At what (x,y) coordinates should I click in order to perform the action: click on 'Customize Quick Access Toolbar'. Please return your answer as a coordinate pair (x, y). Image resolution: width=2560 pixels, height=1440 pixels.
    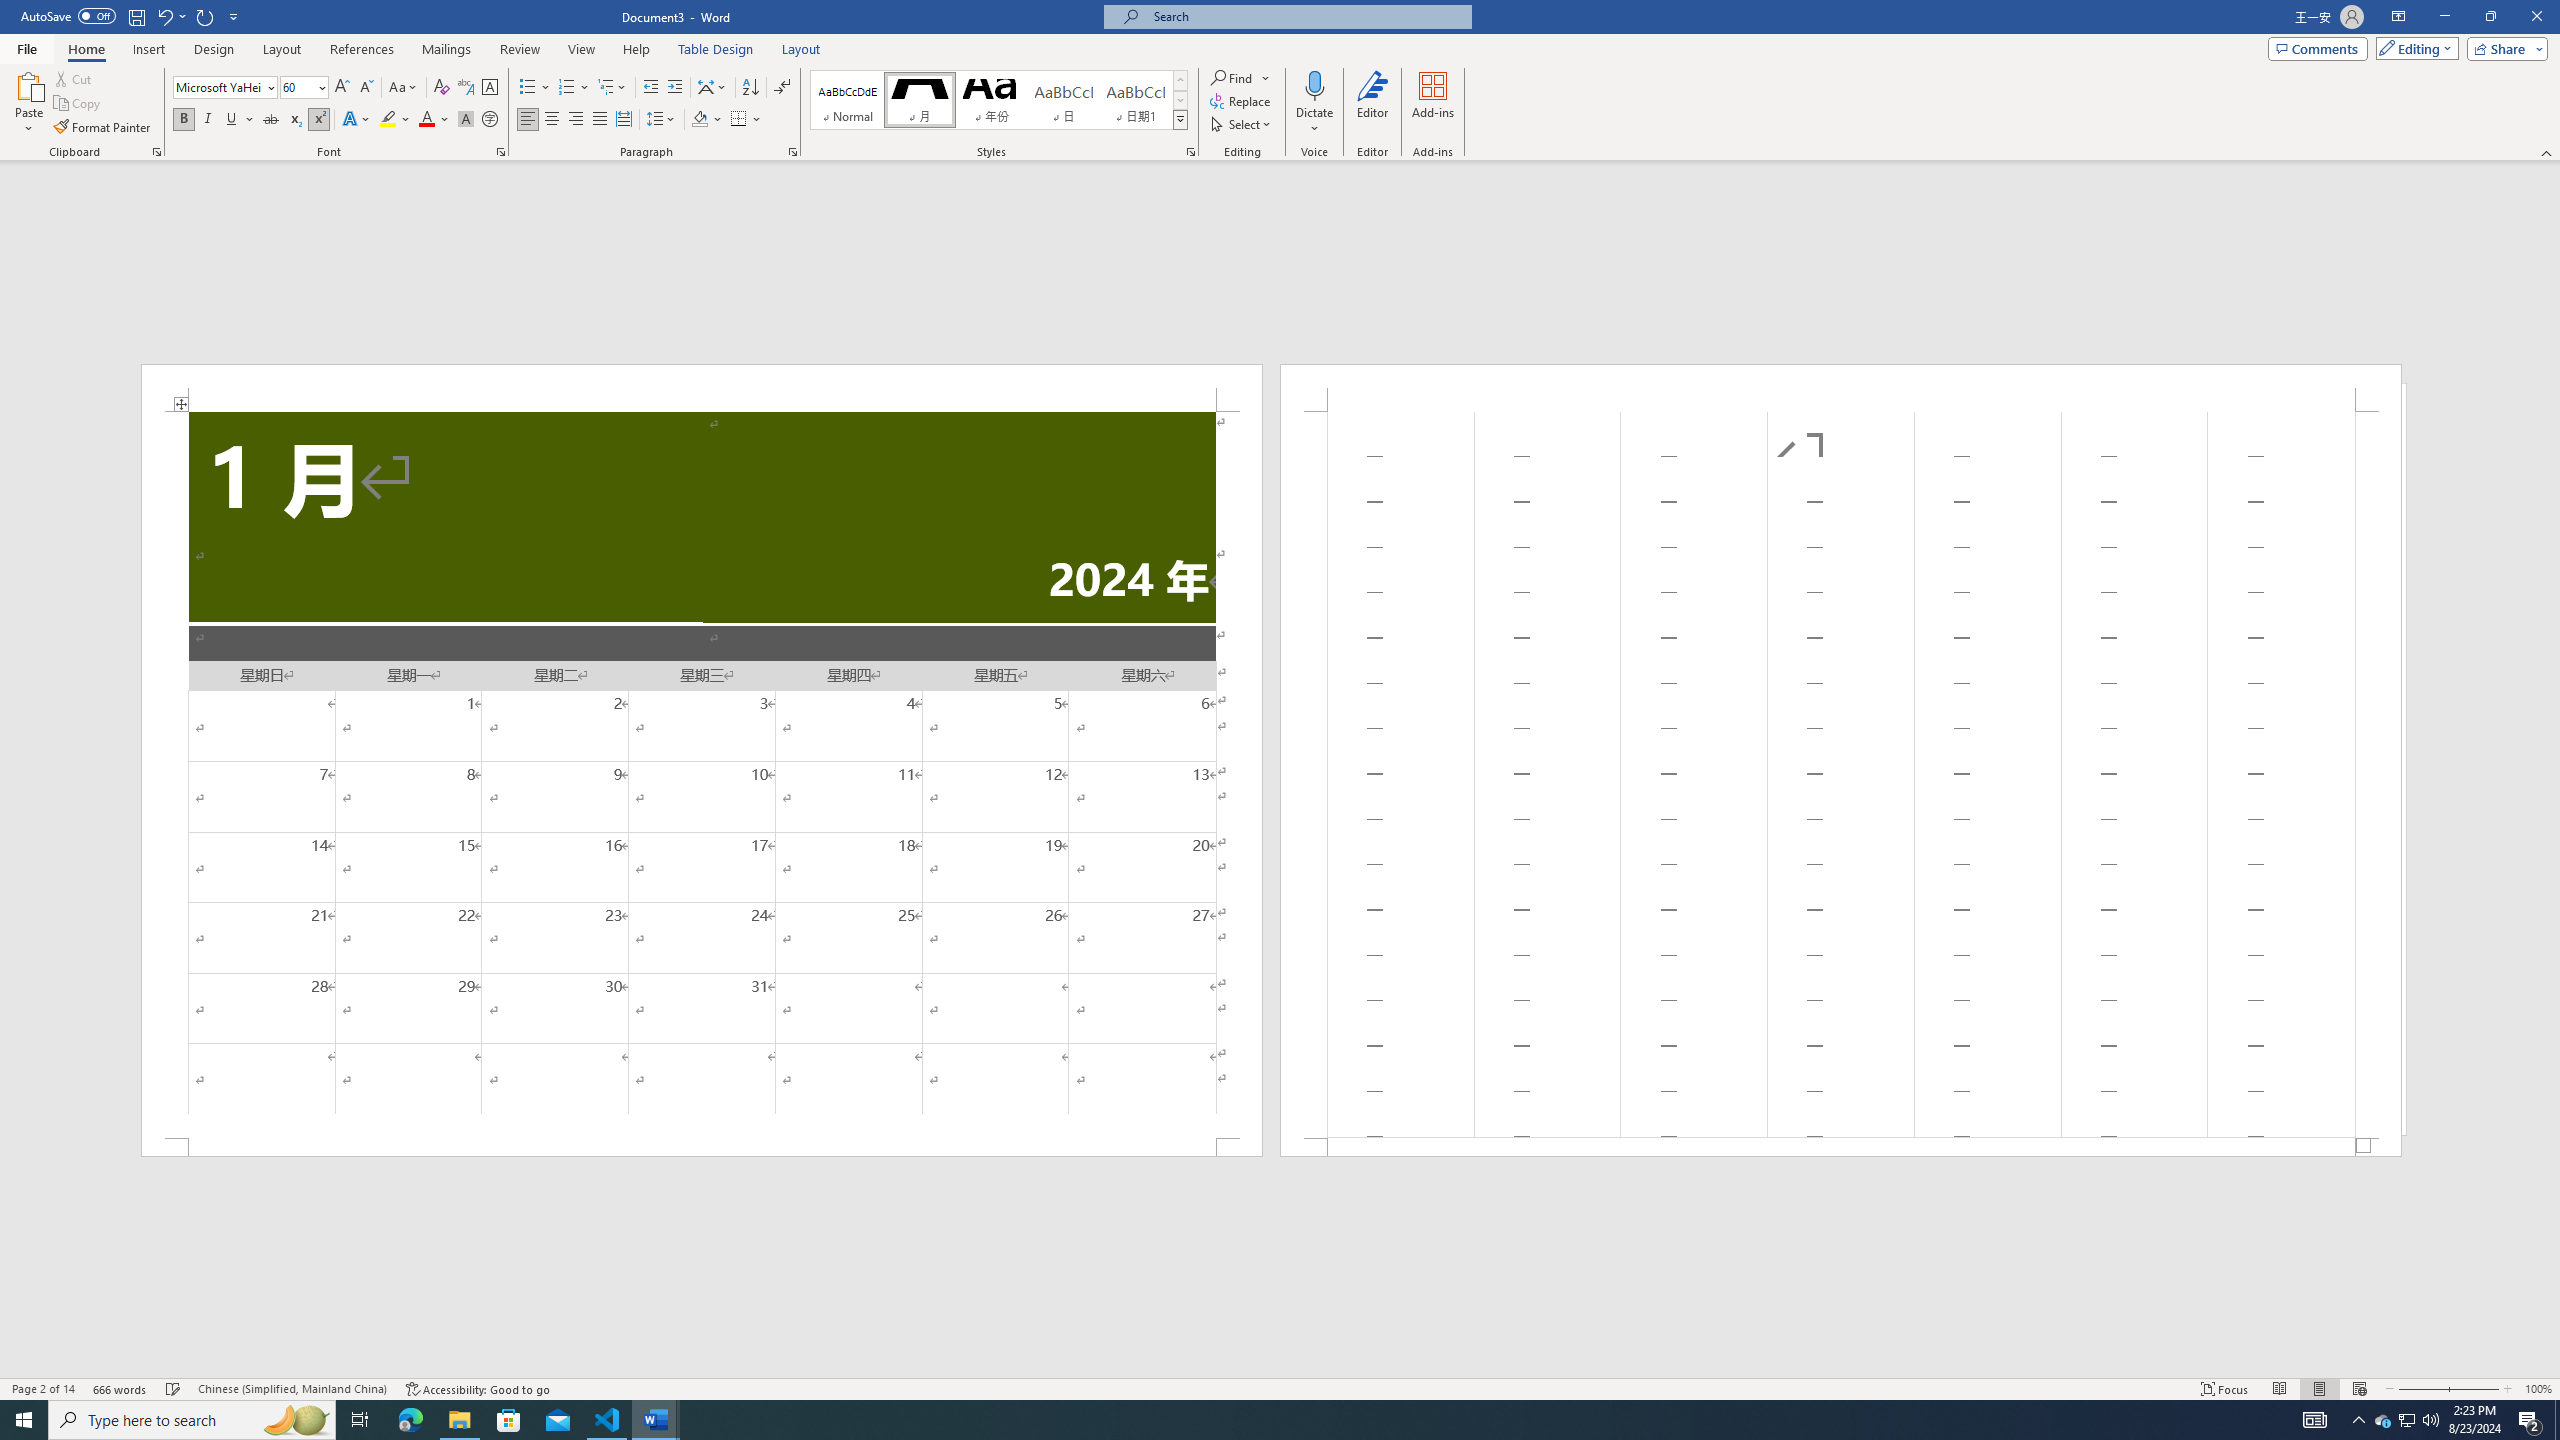
    Looking at the image, I should click on (233, 15).